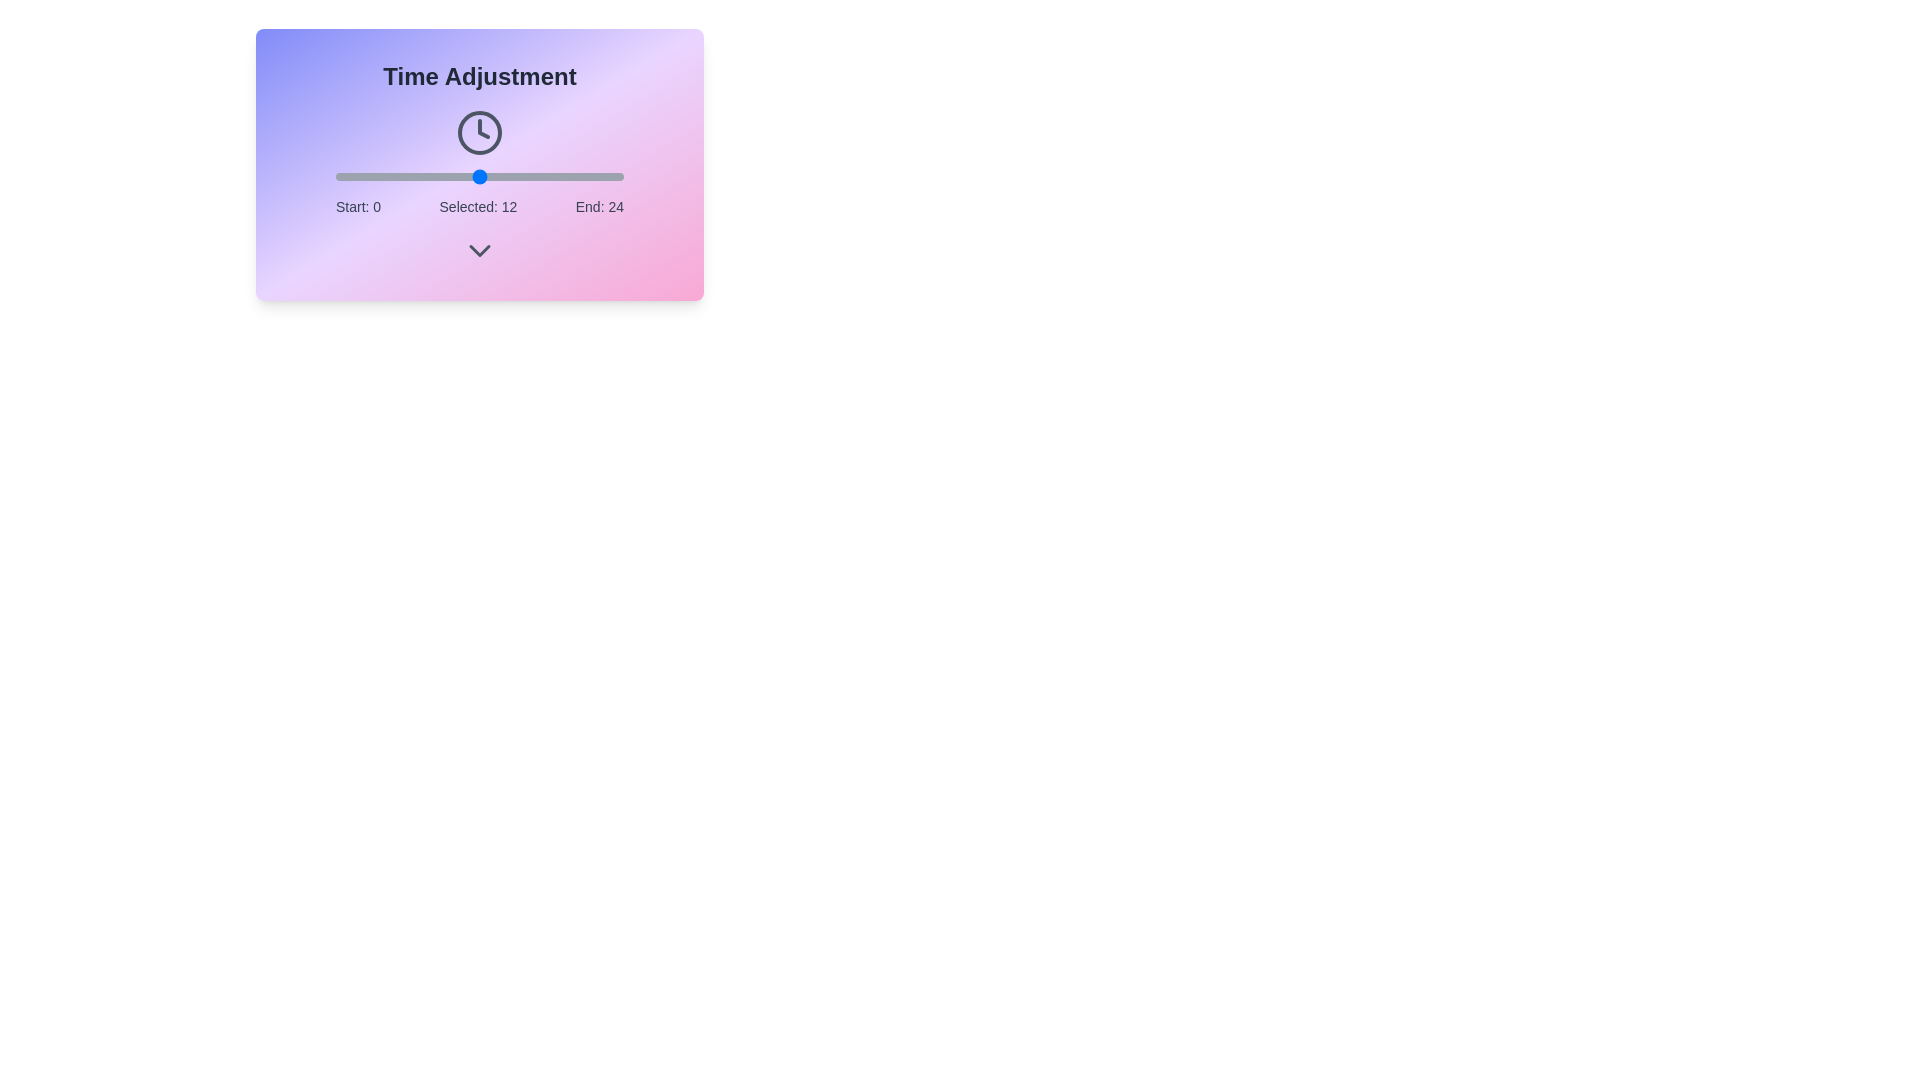 Image resolution: width=1920 pixels, height=1080 pixels. What do you see at coordinates (384, 176) in the screenshot?
I see `the time slider to 4` at bounding box center [384, 176].